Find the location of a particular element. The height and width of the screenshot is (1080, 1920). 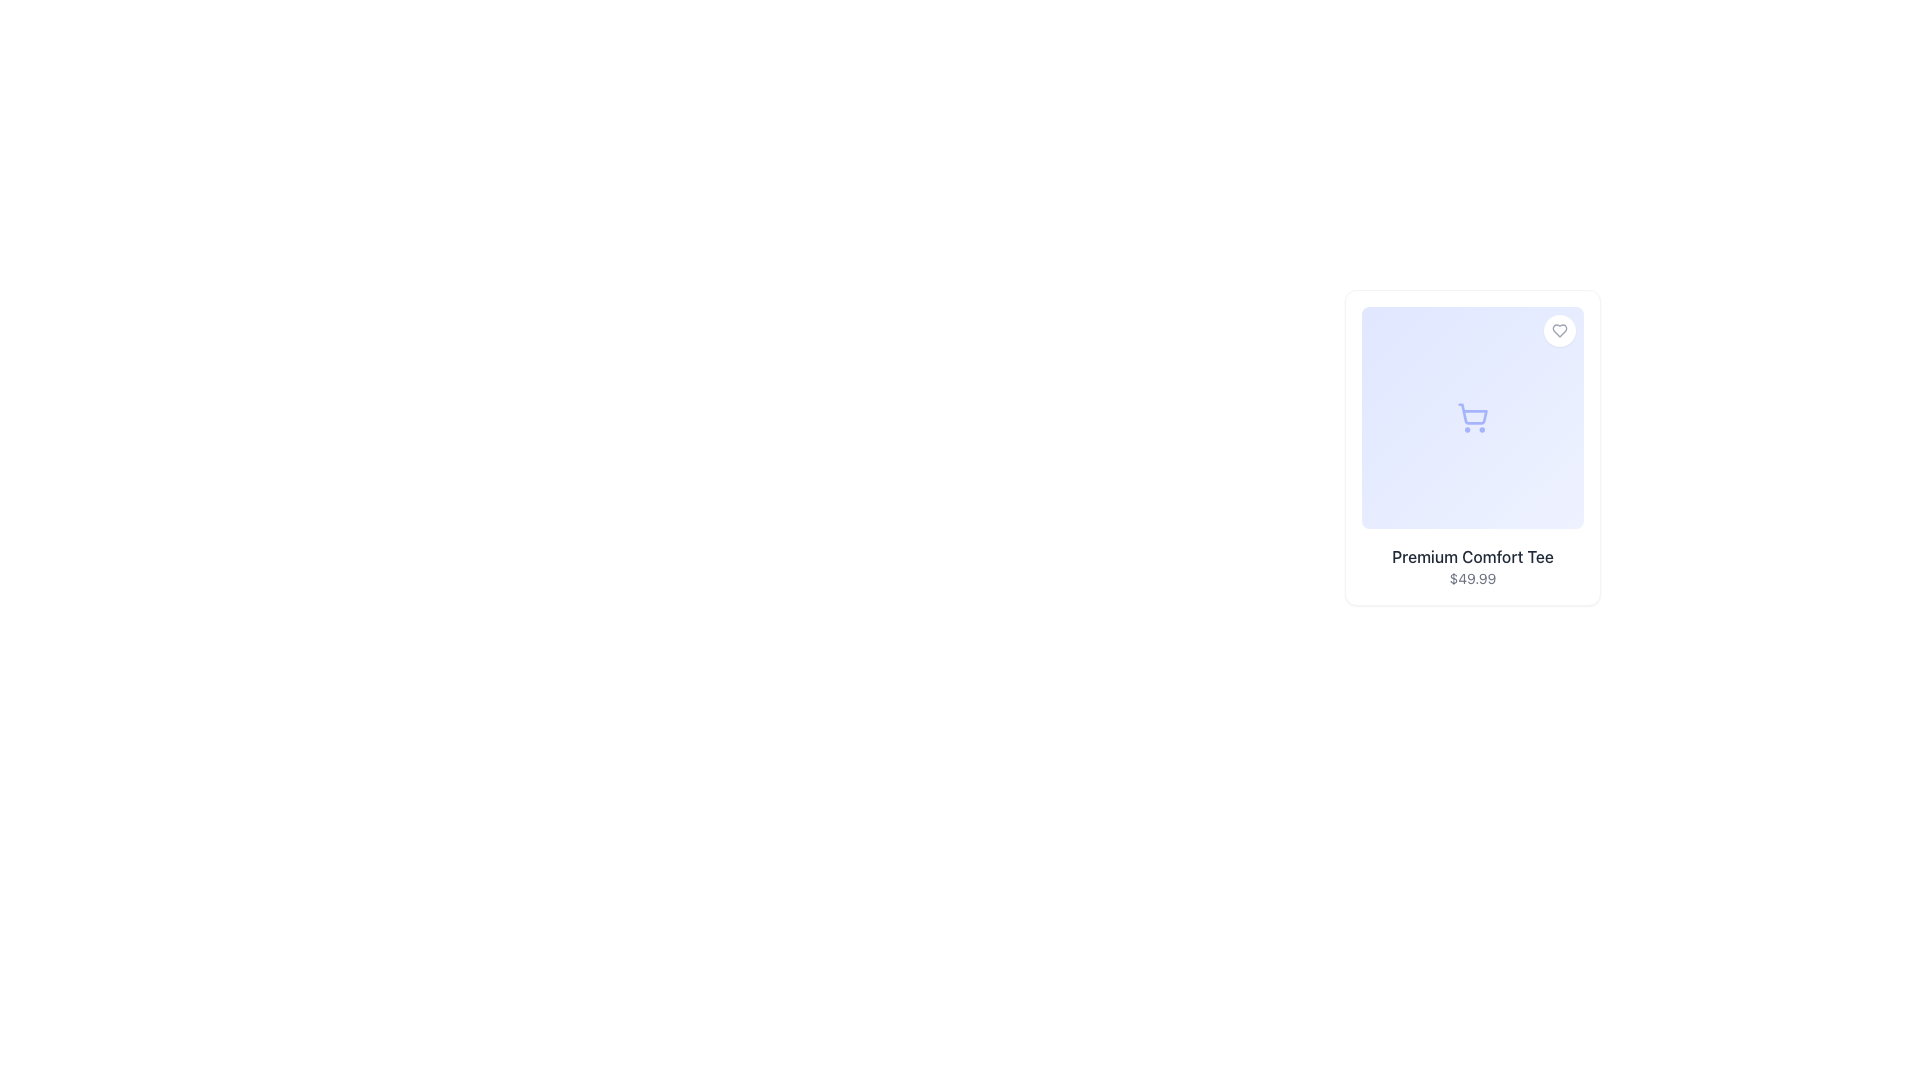

the text label displaying 'Premium Comfort Tee' located centrally within a card component, positioned below a placeholder image and above the price label, to interact with adjacent elements is located at coordinates (1473, 556).